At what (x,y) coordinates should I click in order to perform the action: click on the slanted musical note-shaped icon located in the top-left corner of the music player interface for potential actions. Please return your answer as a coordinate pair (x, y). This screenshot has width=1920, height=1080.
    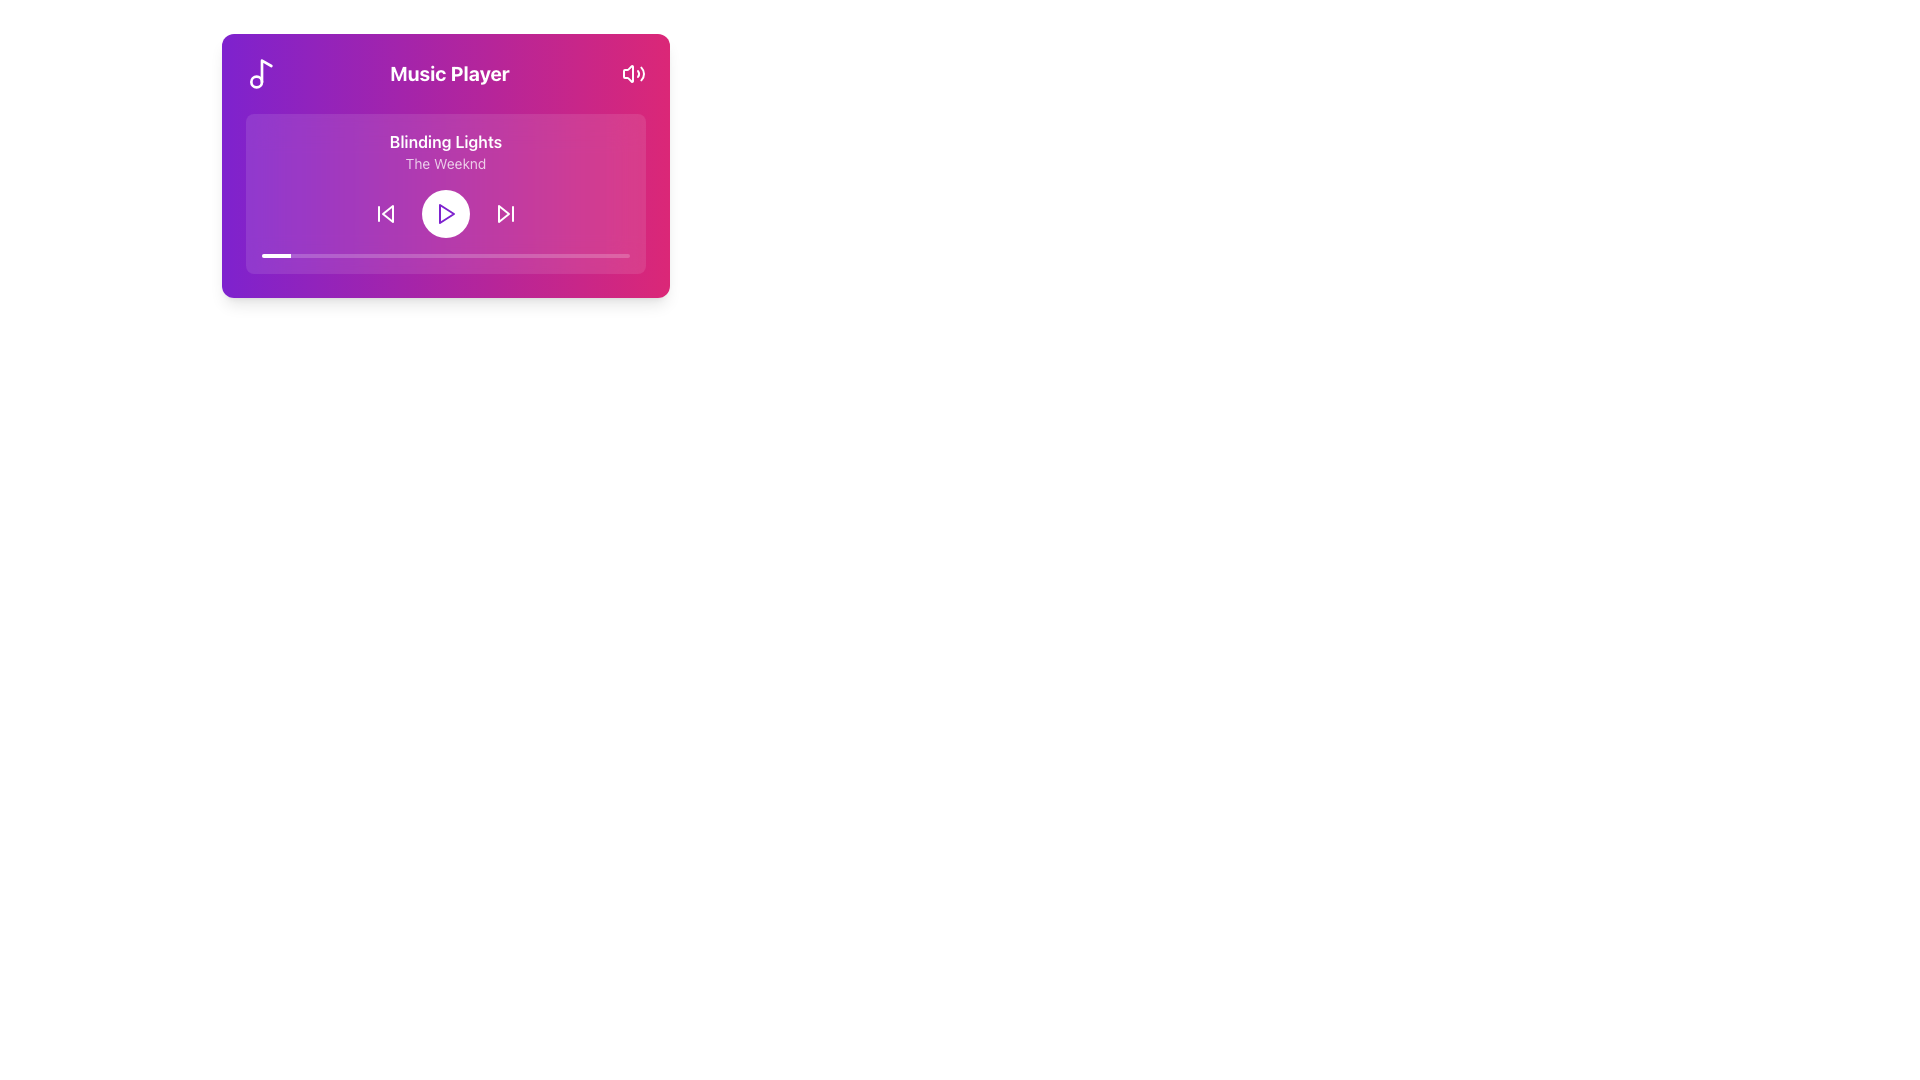
    Looking at the image, I should click on (264, 69).